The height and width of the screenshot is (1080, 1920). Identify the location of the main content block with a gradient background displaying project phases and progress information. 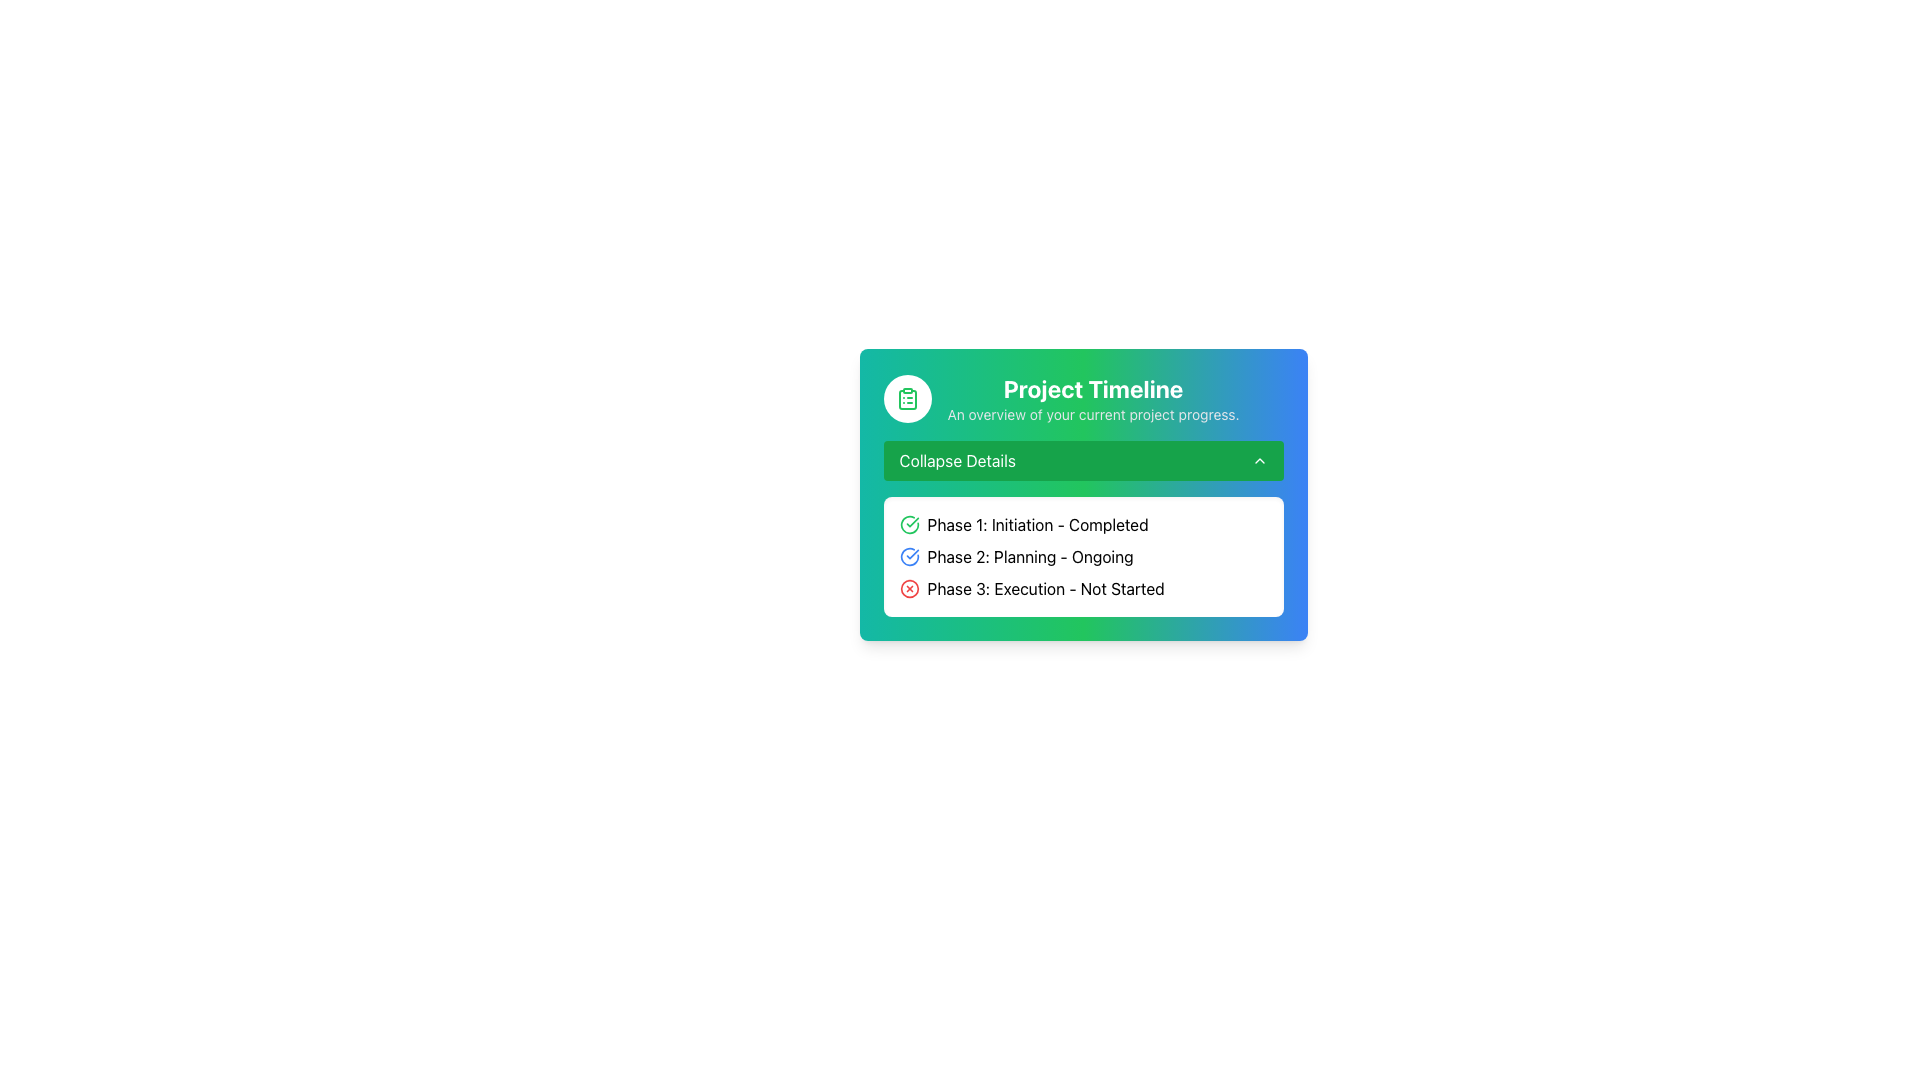
(1082, 494).